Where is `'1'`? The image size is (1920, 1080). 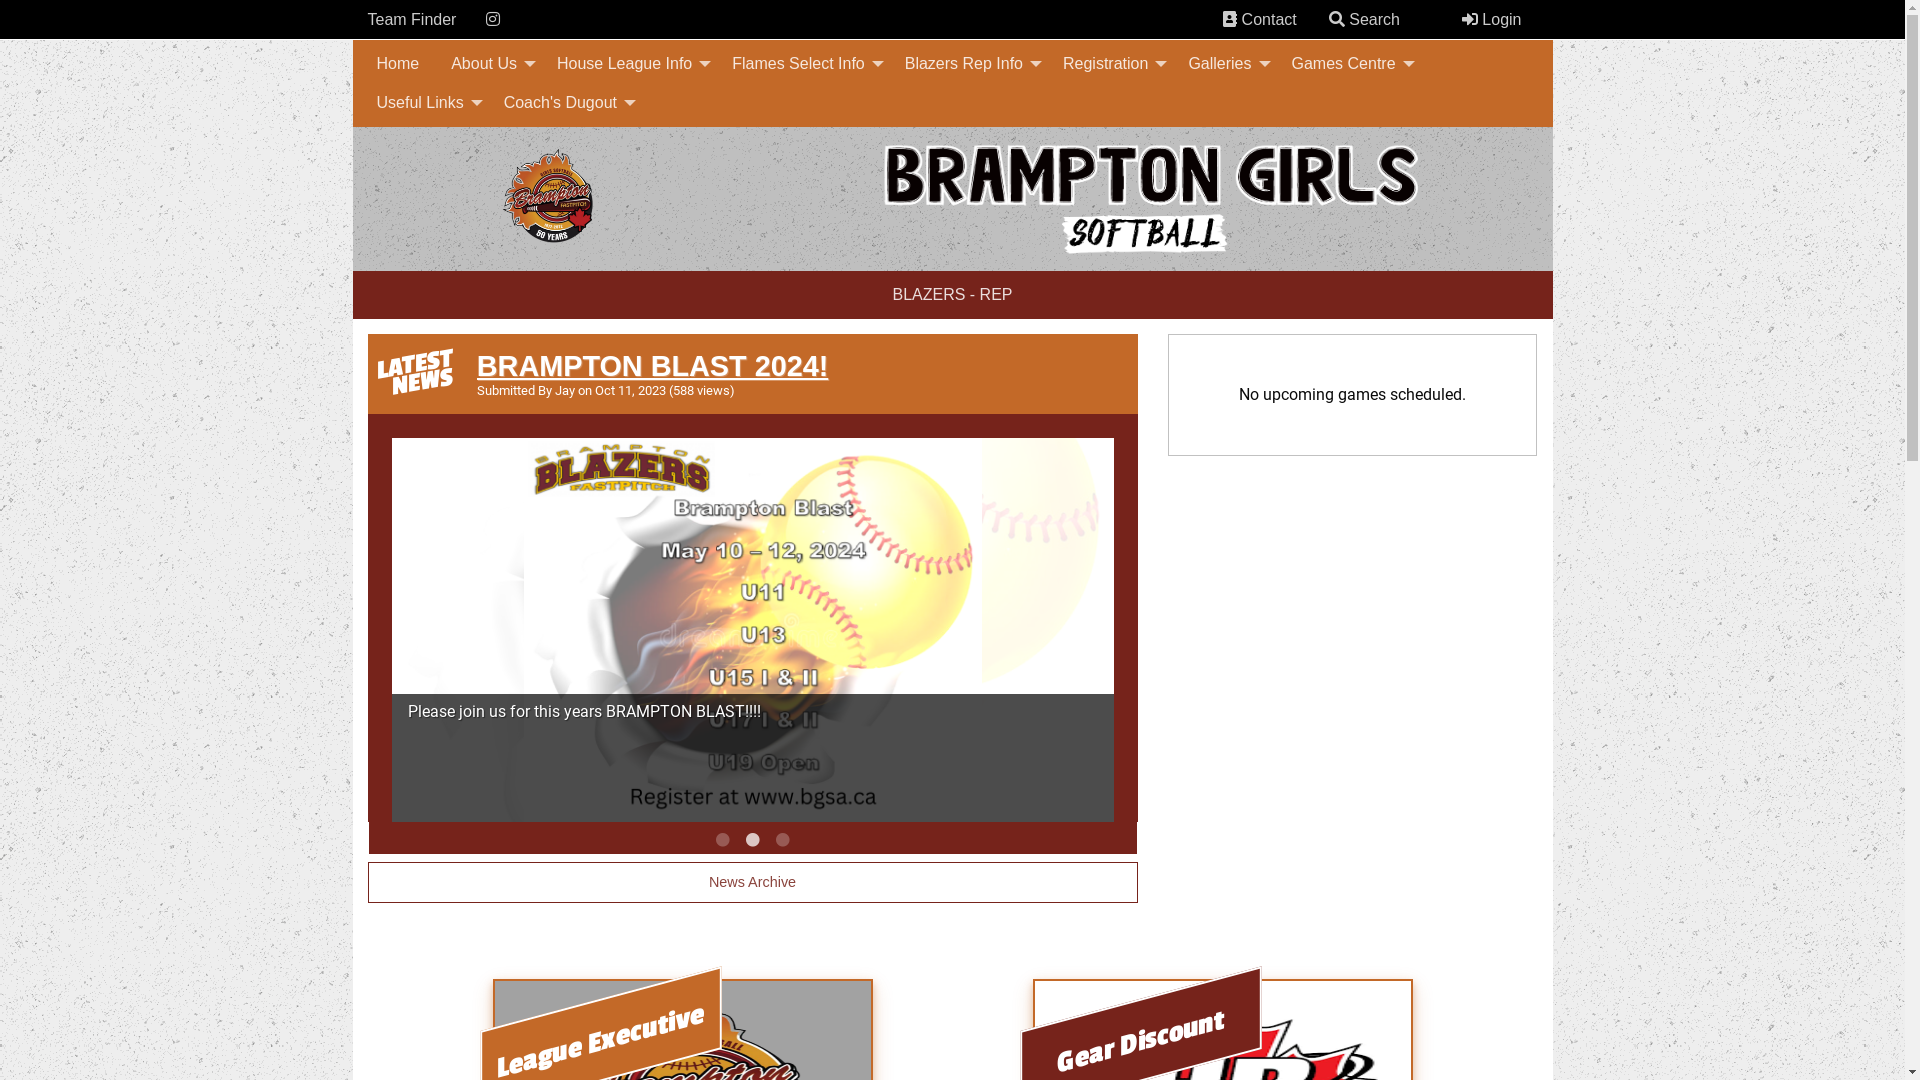 '1' is located at coordinates (720, 840).